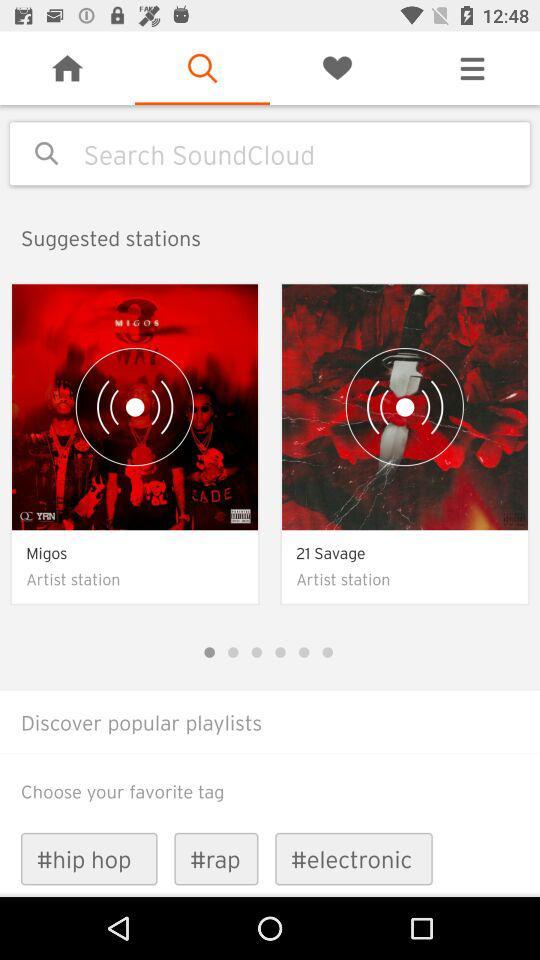  What do you see at coordinates (215, 858) in the screenshot?
I see `item next to the #electronic icon` at bounding box center [215, 858].